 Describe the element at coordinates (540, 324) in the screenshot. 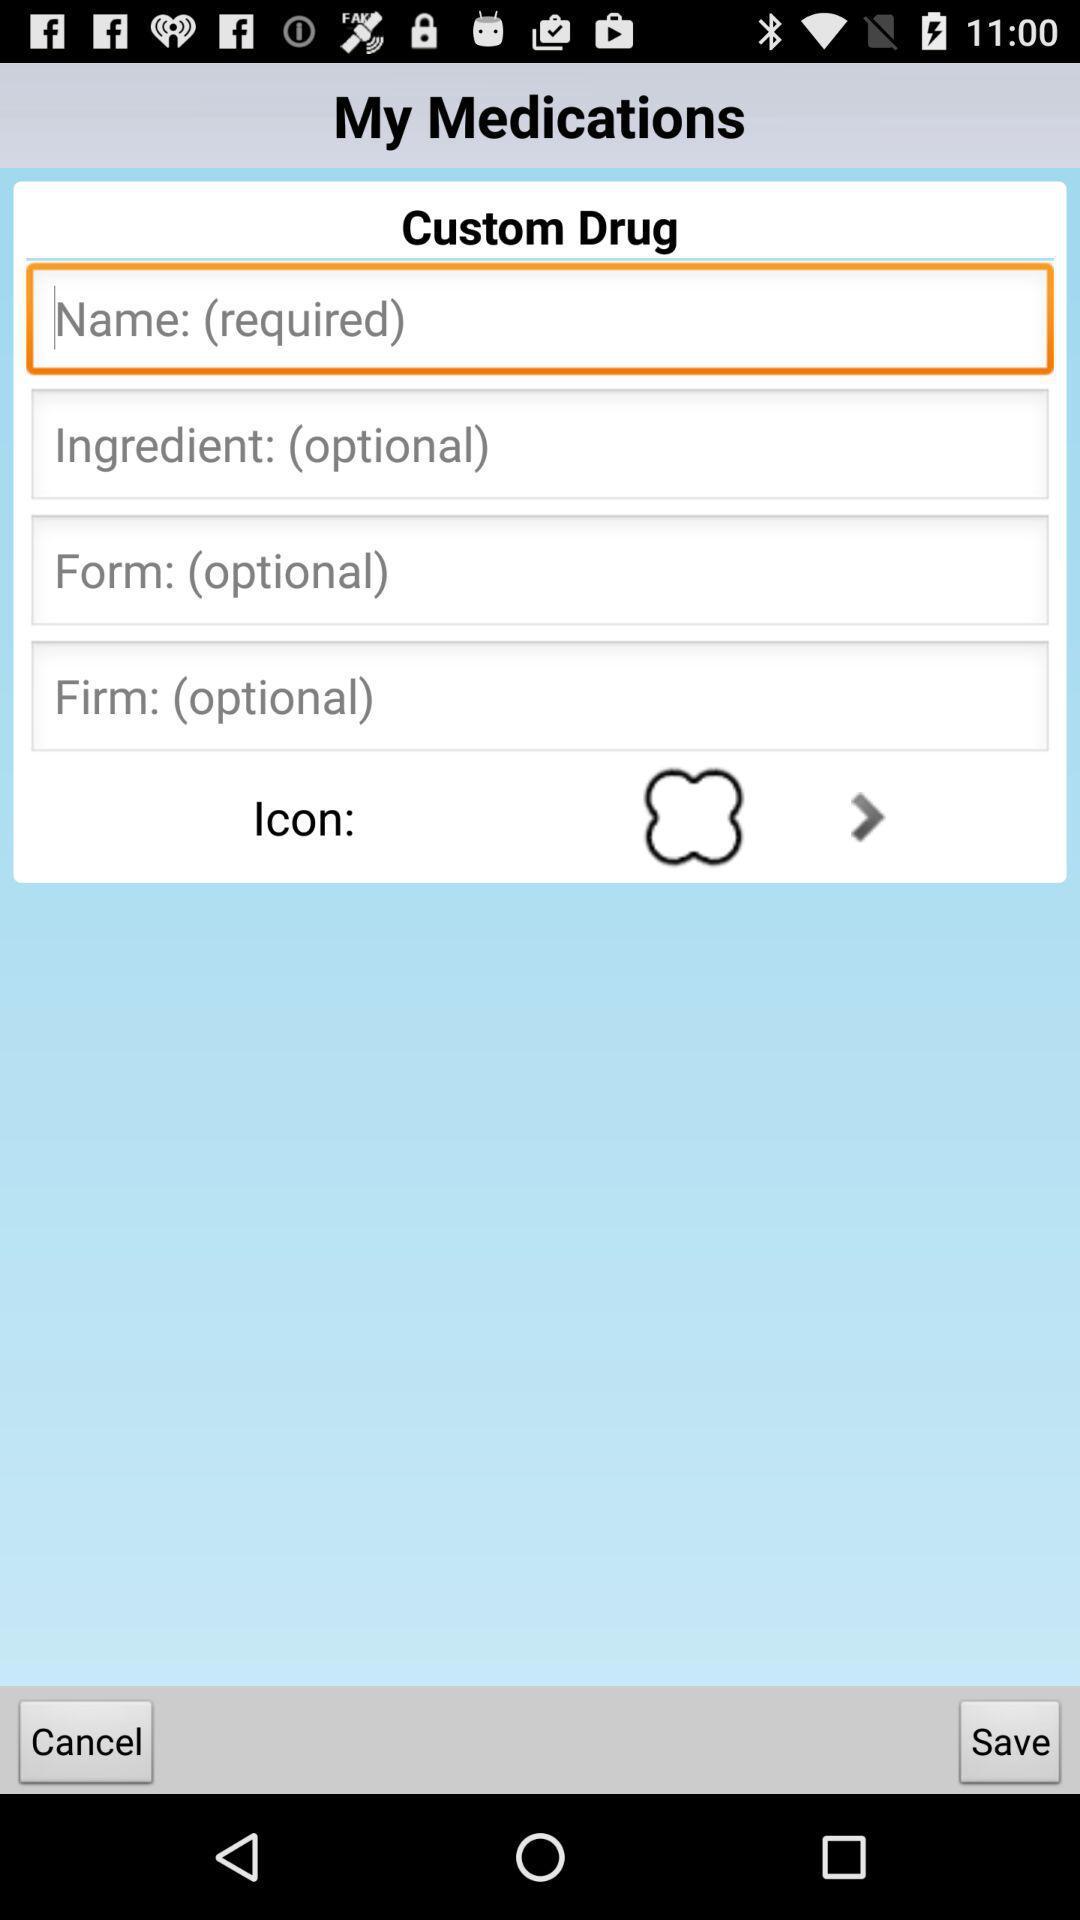

I see `type name` at that location.